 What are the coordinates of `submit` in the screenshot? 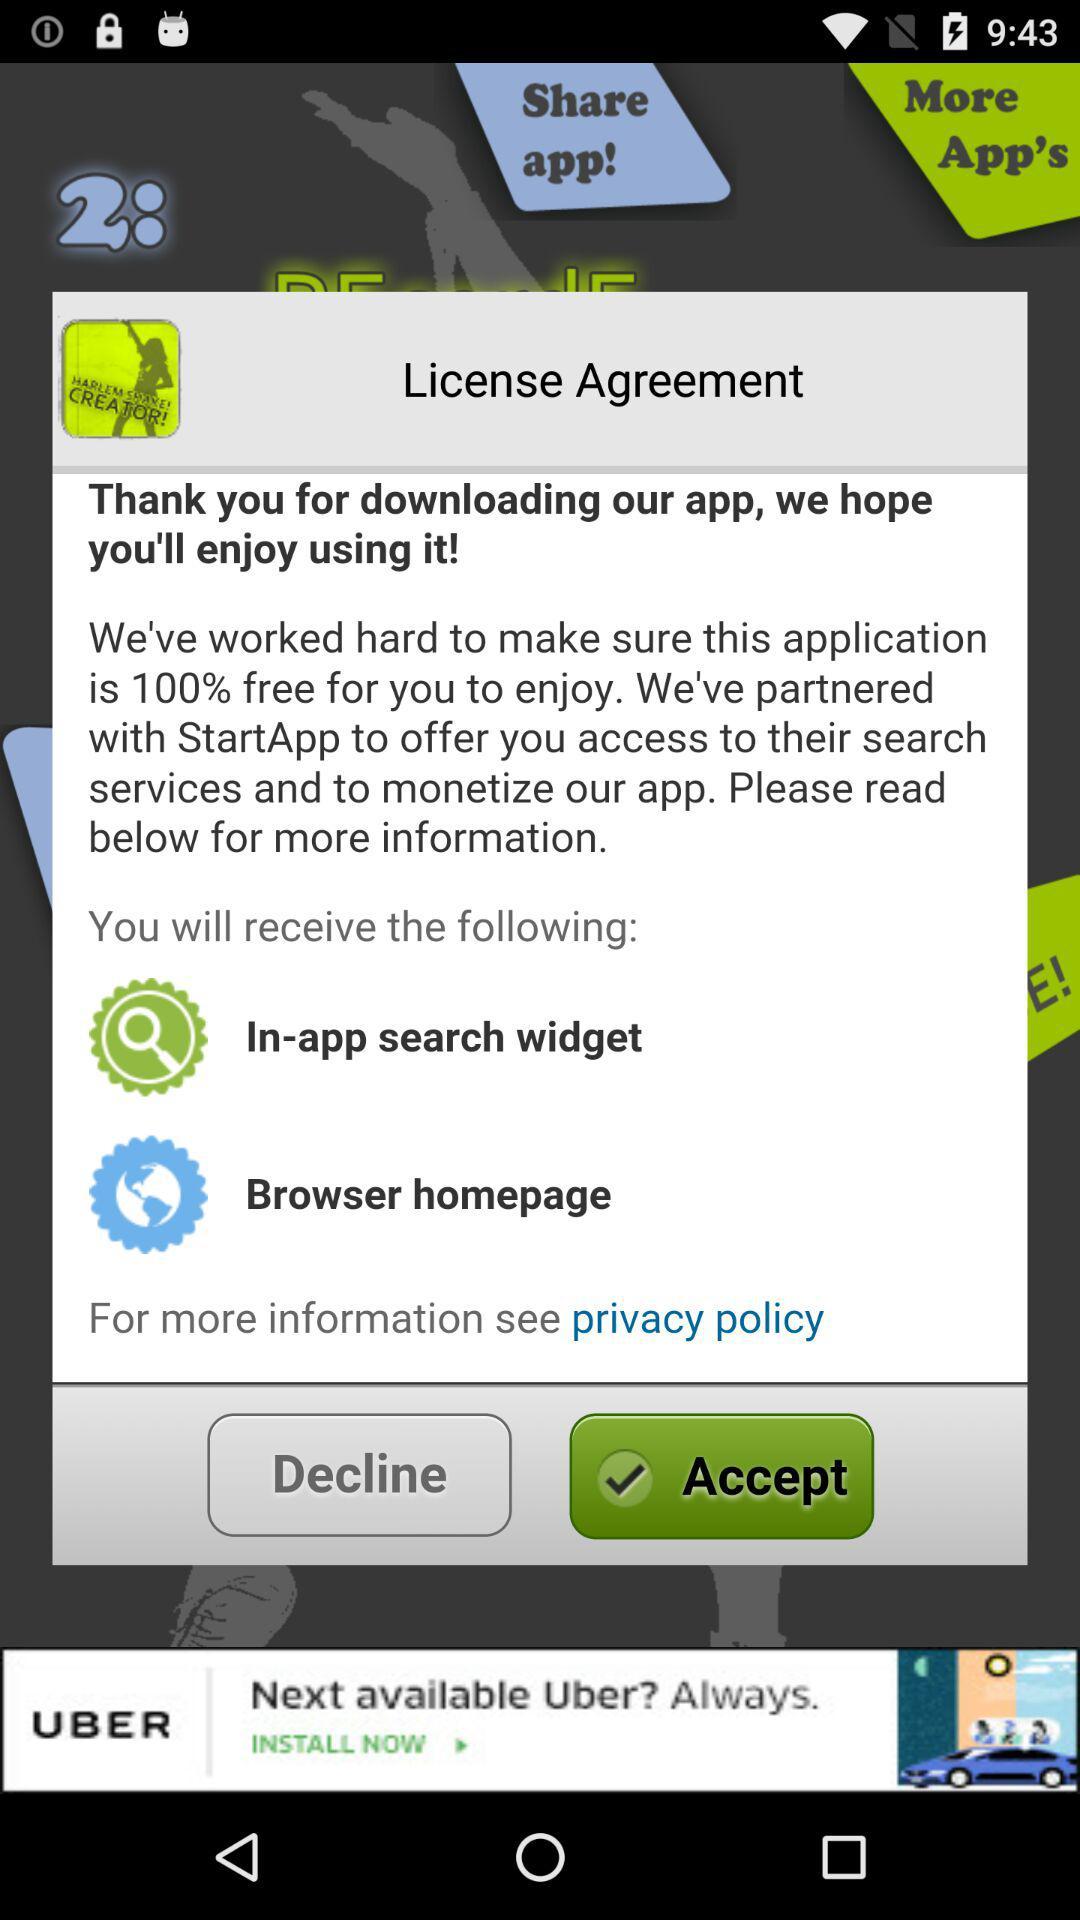 It's located at (540, 1474).